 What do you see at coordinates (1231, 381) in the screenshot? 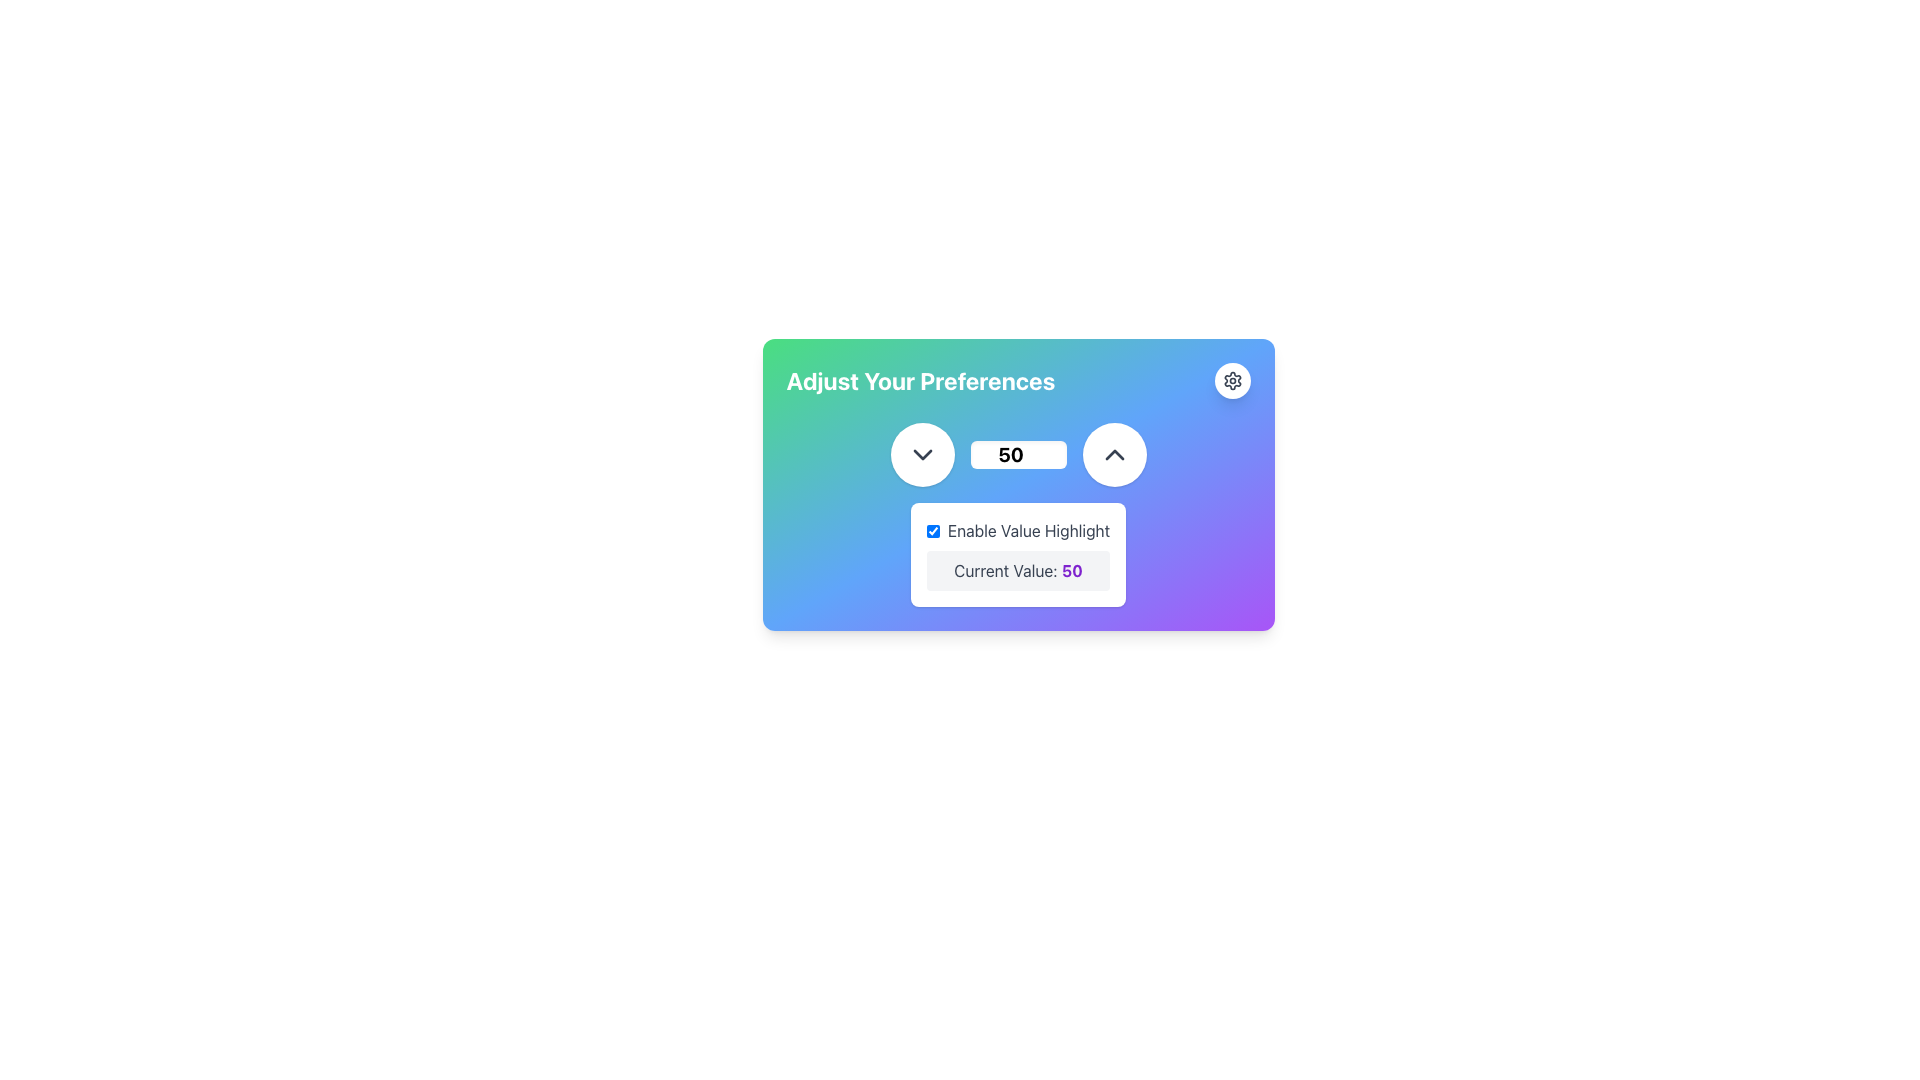
I see `the settings icon located in the top-right corner of the card interface` at bounding box center [1231, 381].